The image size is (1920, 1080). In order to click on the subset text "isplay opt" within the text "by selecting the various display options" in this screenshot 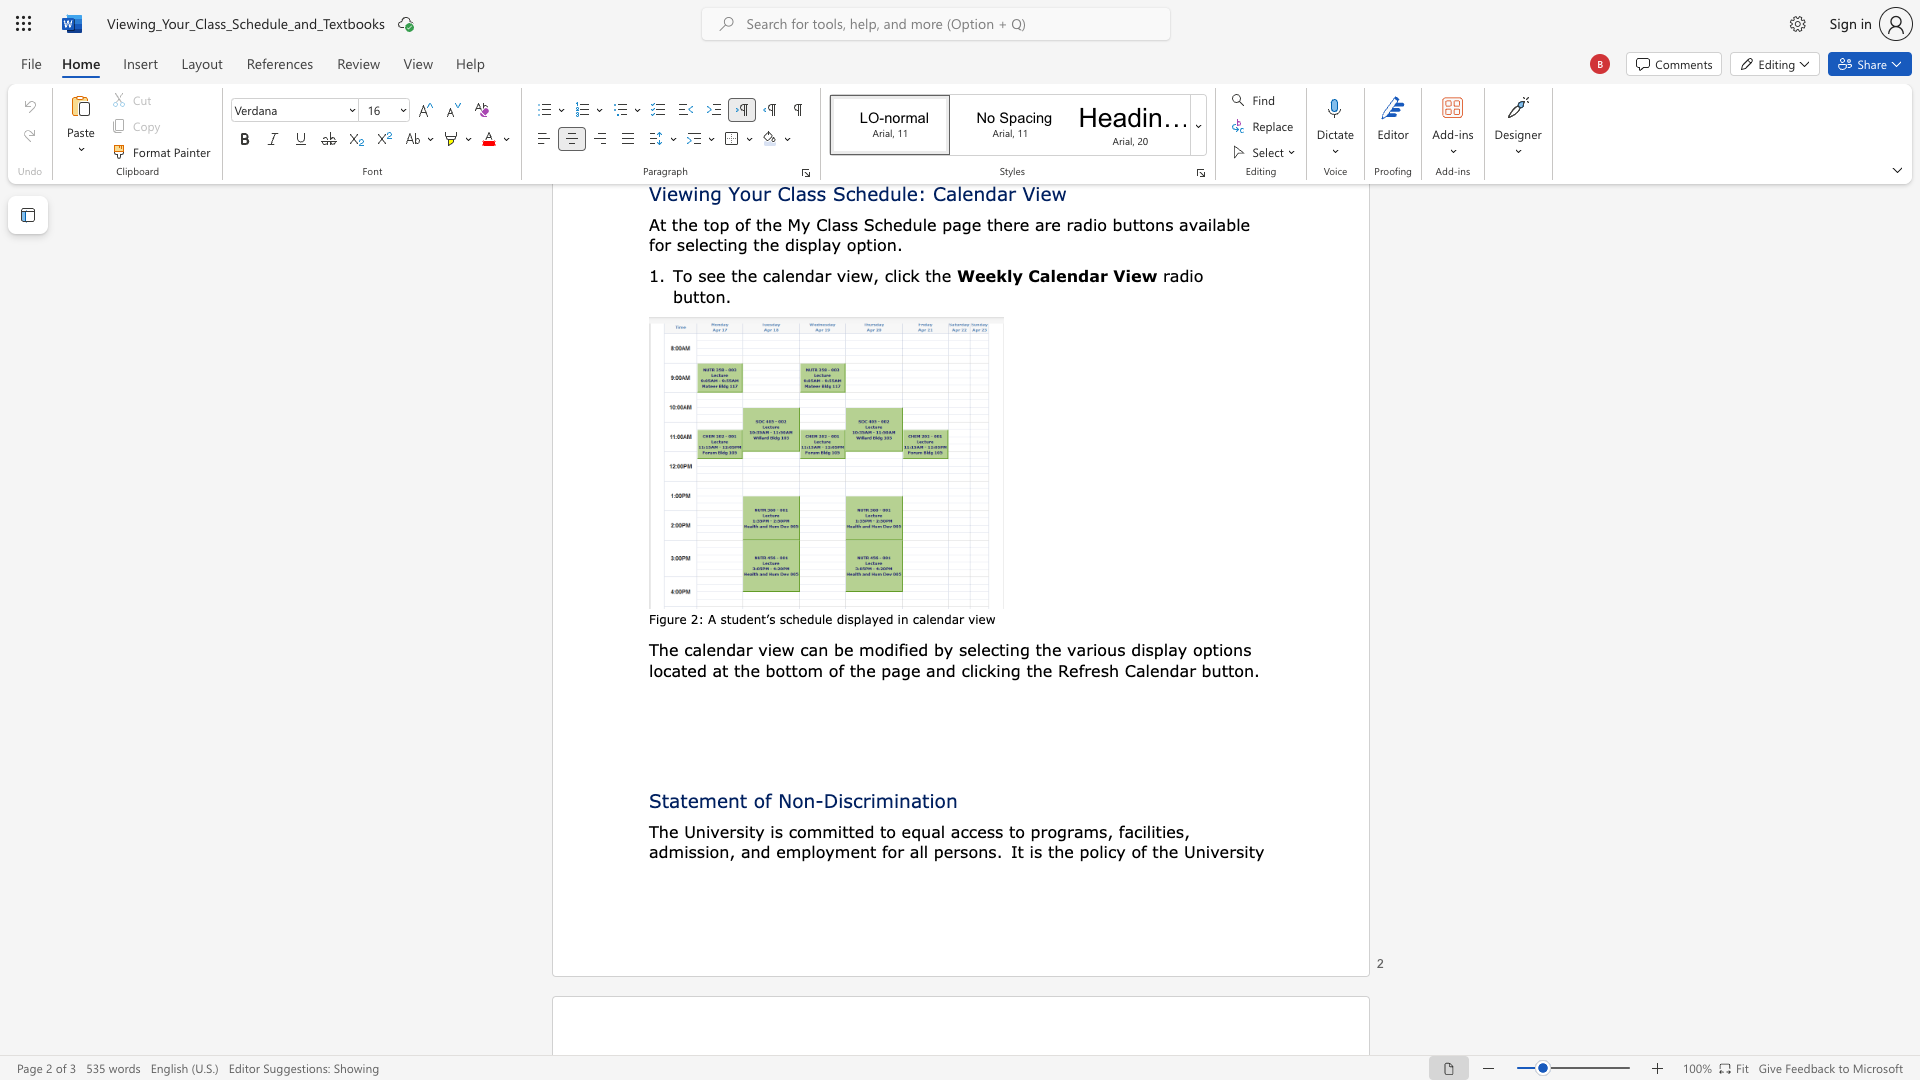, I will do `click(1141, 649)`.